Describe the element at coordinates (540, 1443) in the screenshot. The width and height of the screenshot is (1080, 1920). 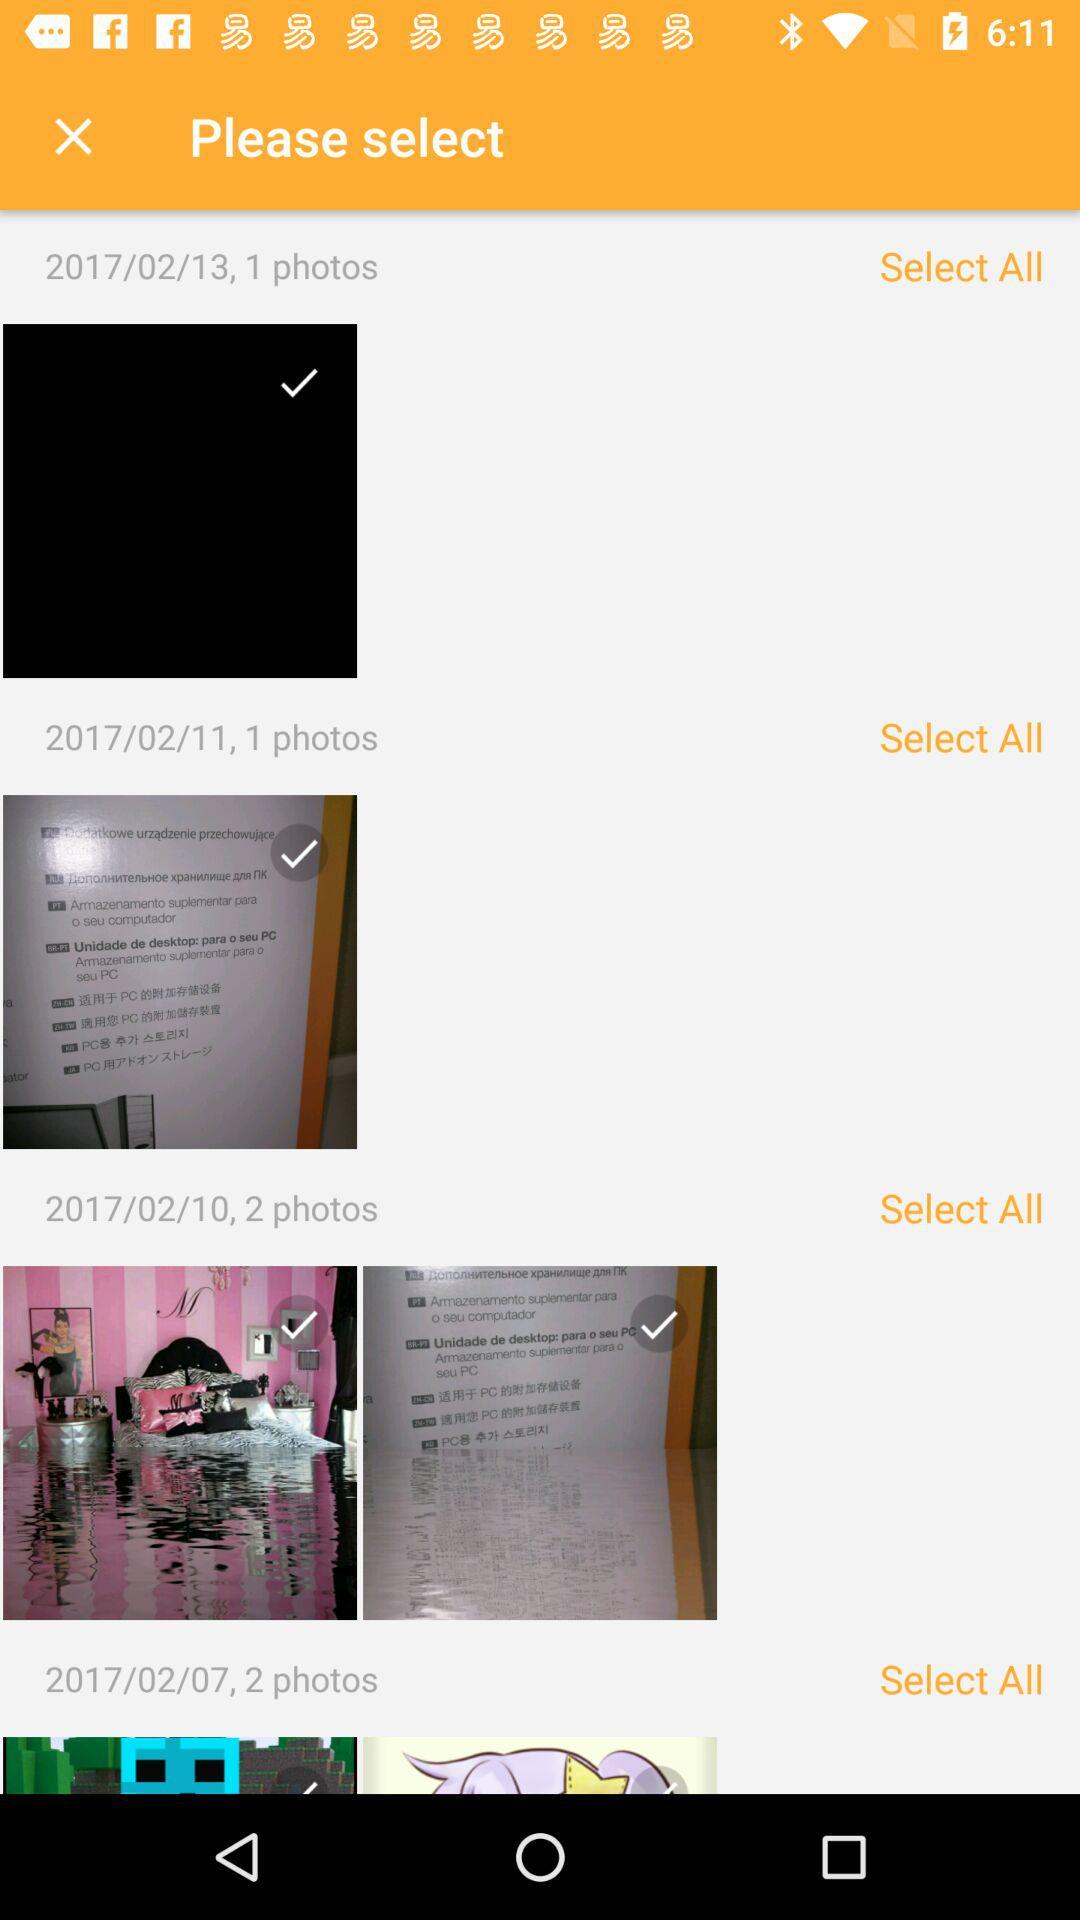
I see `photo` at that location.